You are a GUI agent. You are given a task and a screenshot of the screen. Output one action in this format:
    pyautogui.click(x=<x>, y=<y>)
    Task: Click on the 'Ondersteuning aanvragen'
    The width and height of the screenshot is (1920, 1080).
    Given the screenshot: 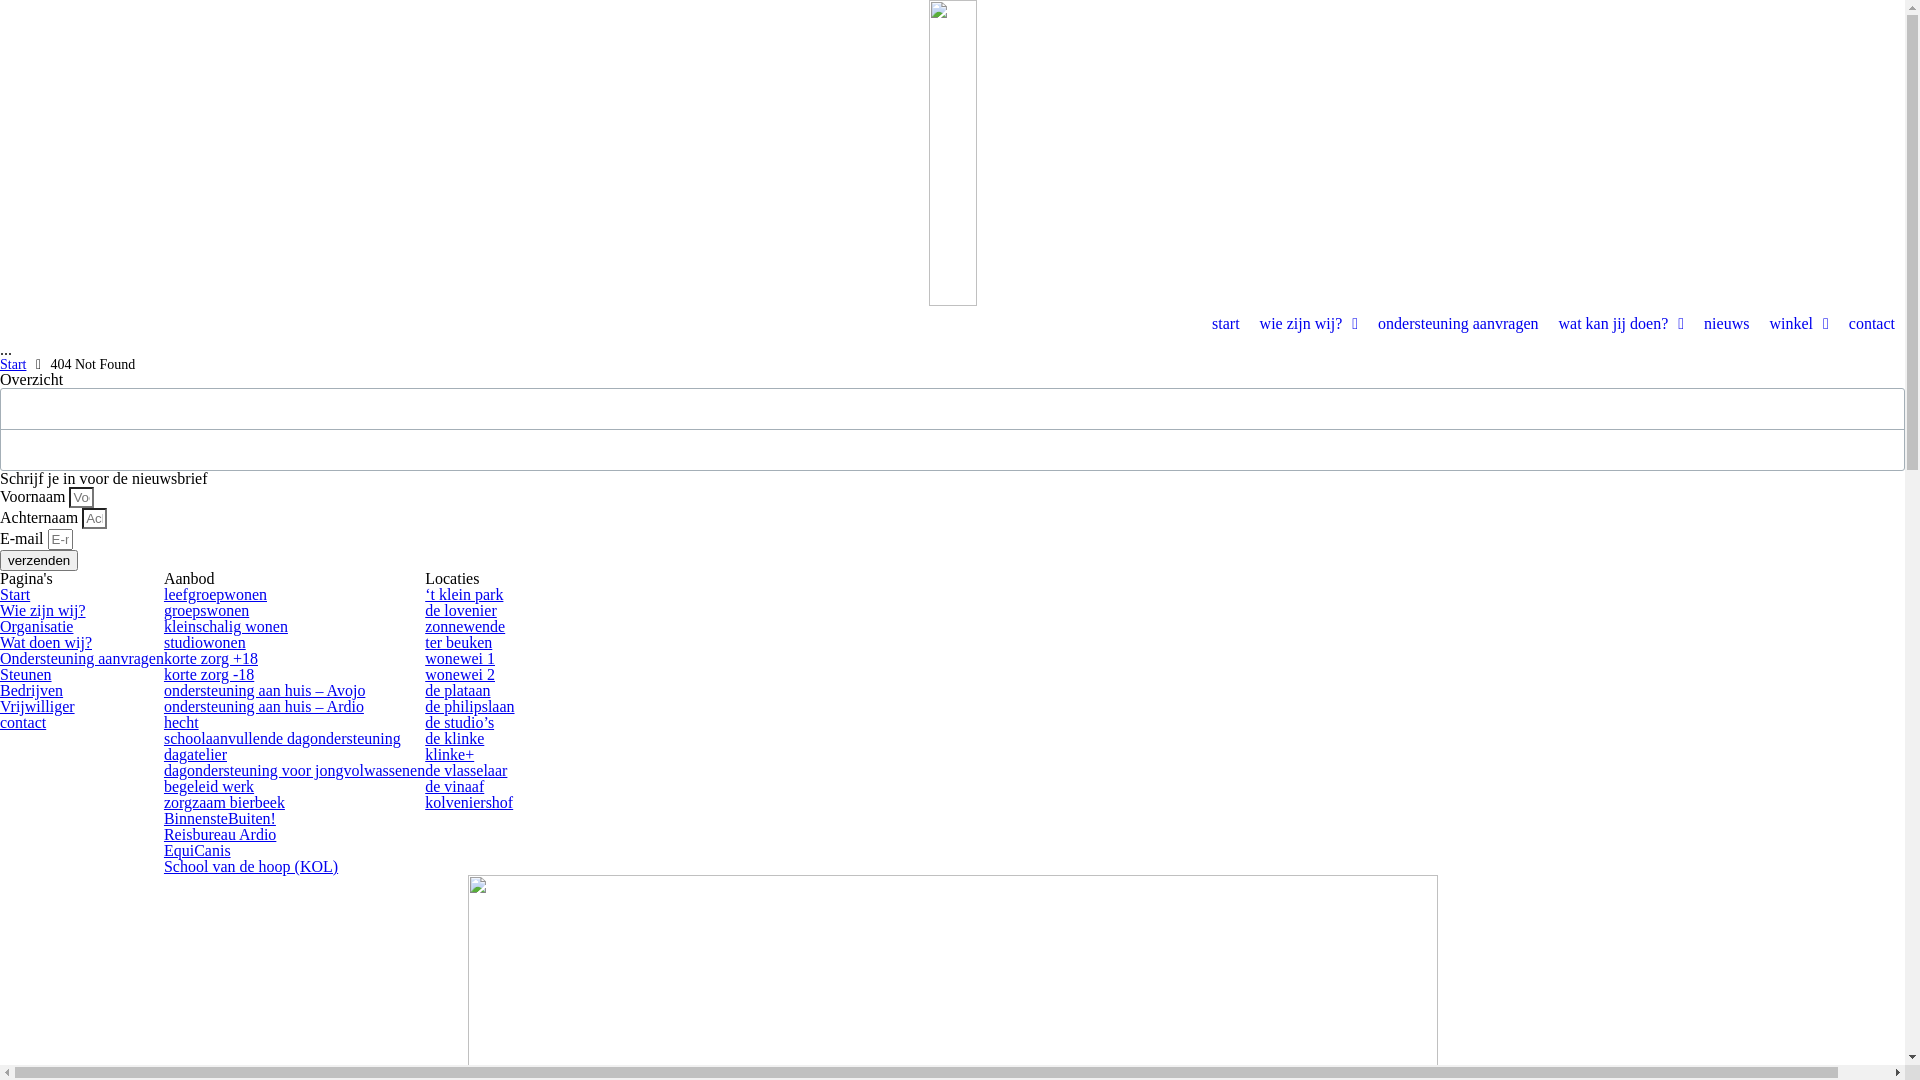 What is the action you would take?
    pyautogui.click(x=80, y=658)
    